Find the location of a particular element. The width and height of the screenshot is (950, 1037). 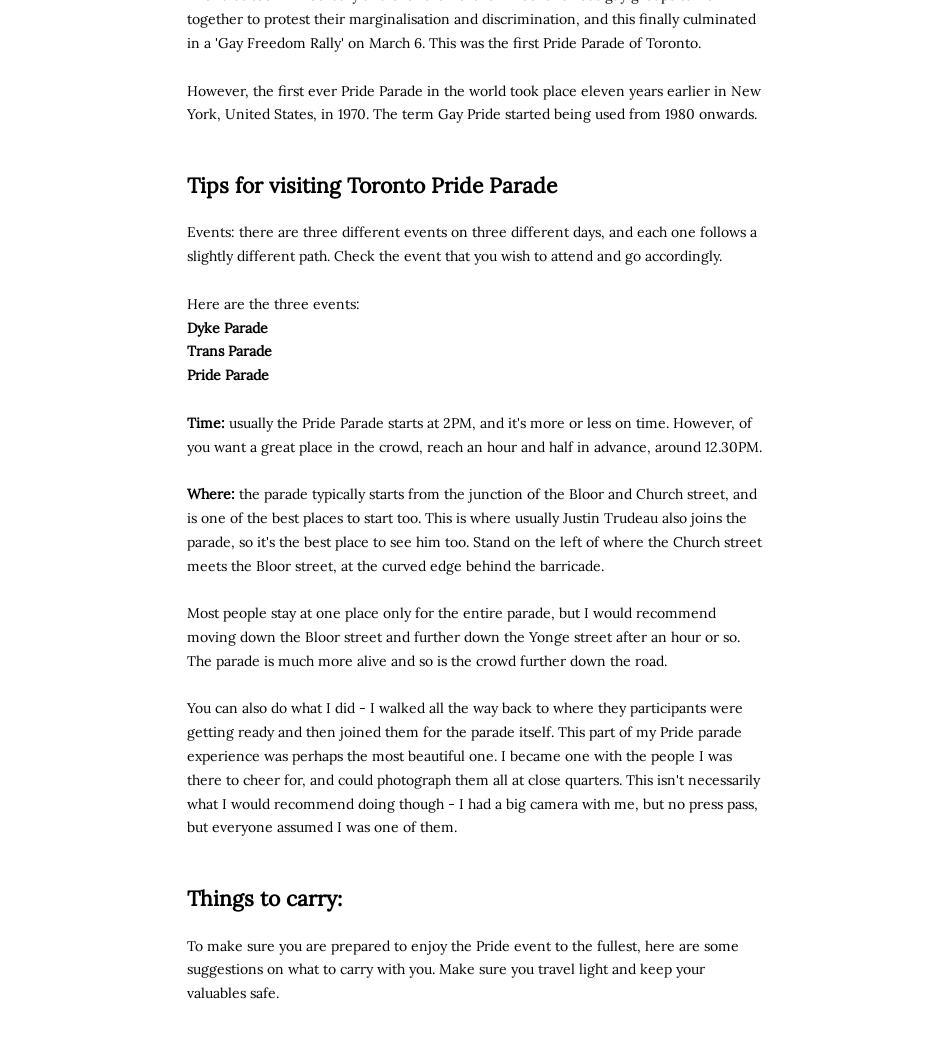

'Where:' is located at coordinates (212, 493).